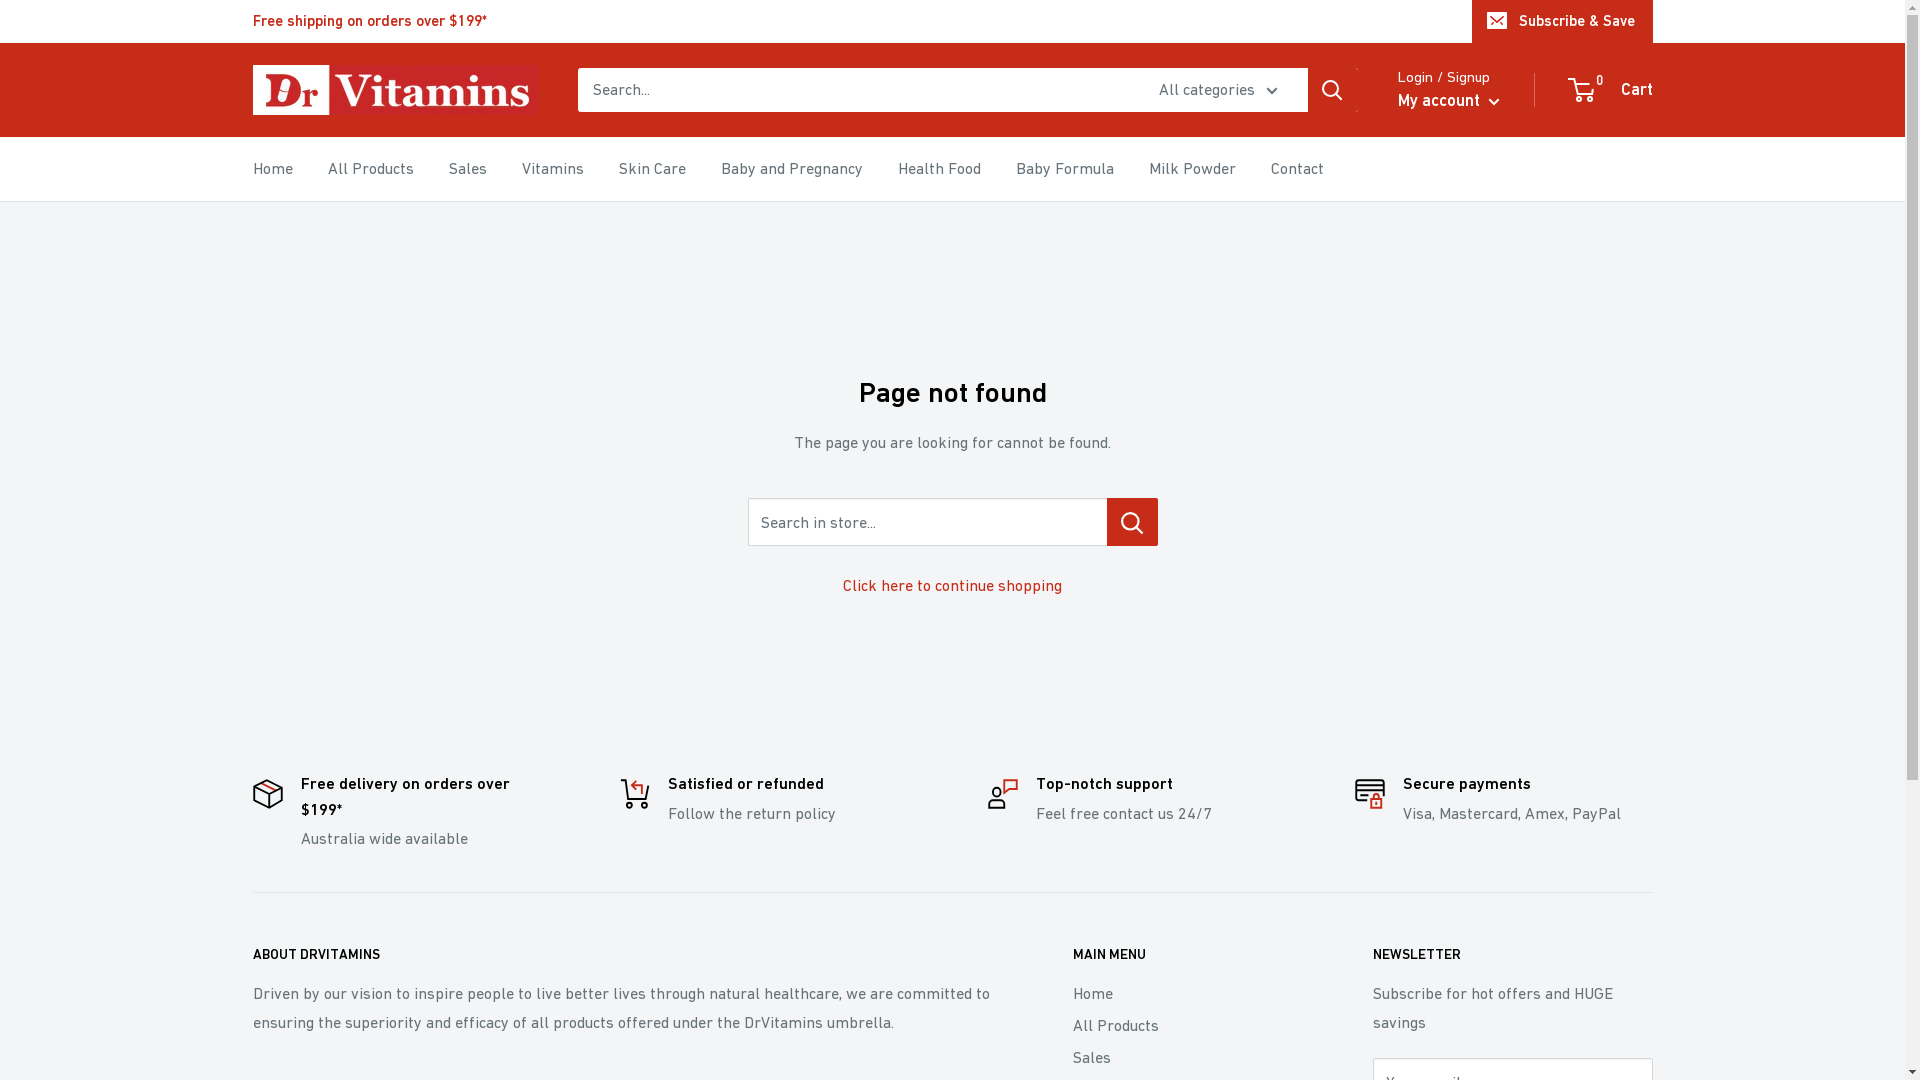  I want to click on 'Sales', so click(465, 168).